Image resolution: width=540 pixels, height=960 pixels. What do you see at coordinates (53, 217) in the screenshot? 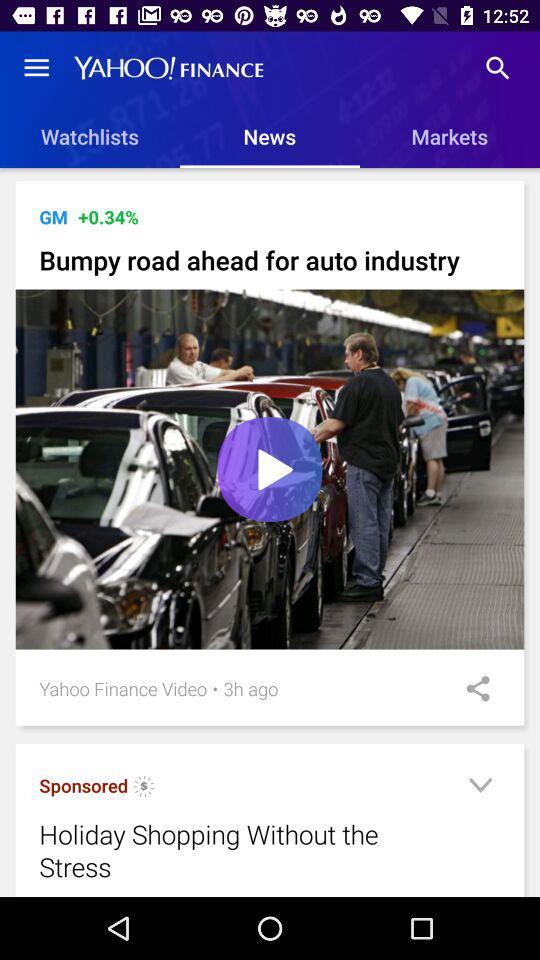
I see `the icon above bumpy road ahead icon` at bounding box center [53, 217].